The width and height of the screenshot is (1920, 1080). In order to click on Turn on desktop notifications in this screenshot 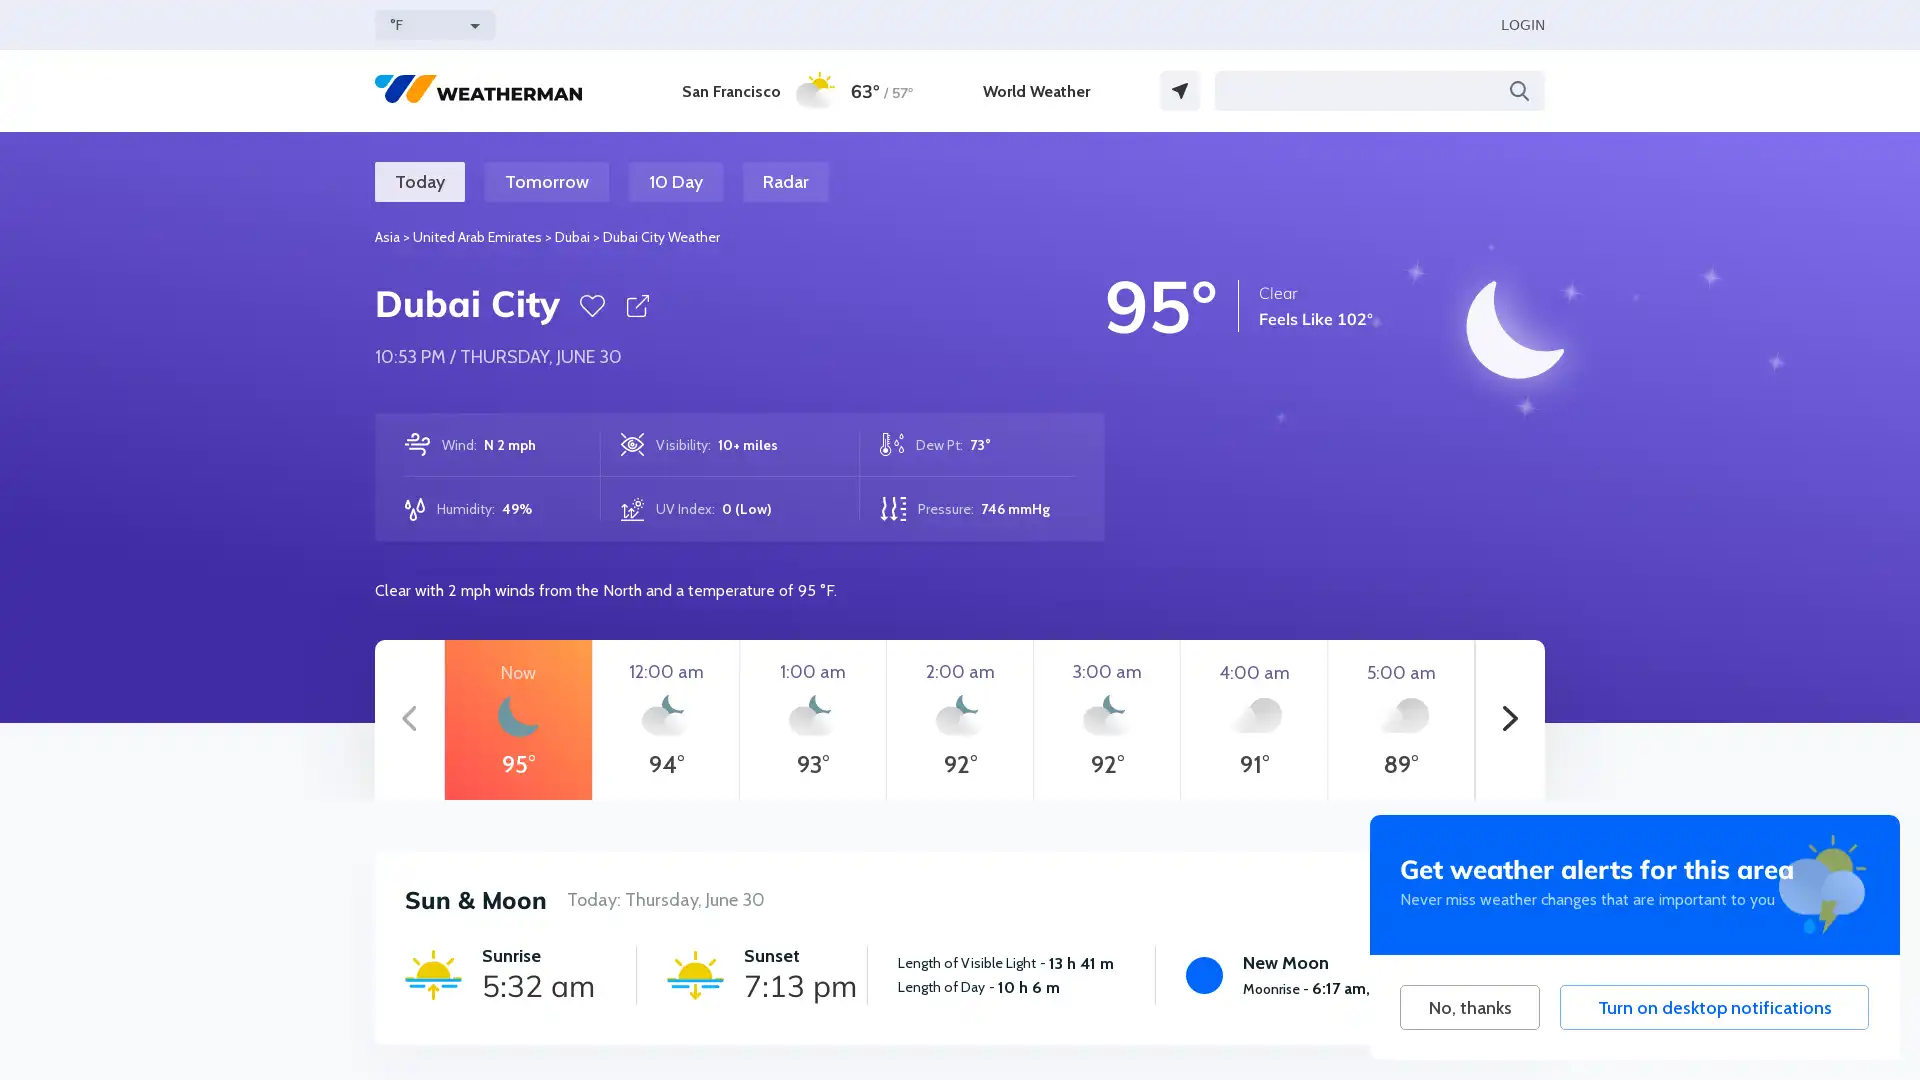, I will do `click(1713, 1007)`.